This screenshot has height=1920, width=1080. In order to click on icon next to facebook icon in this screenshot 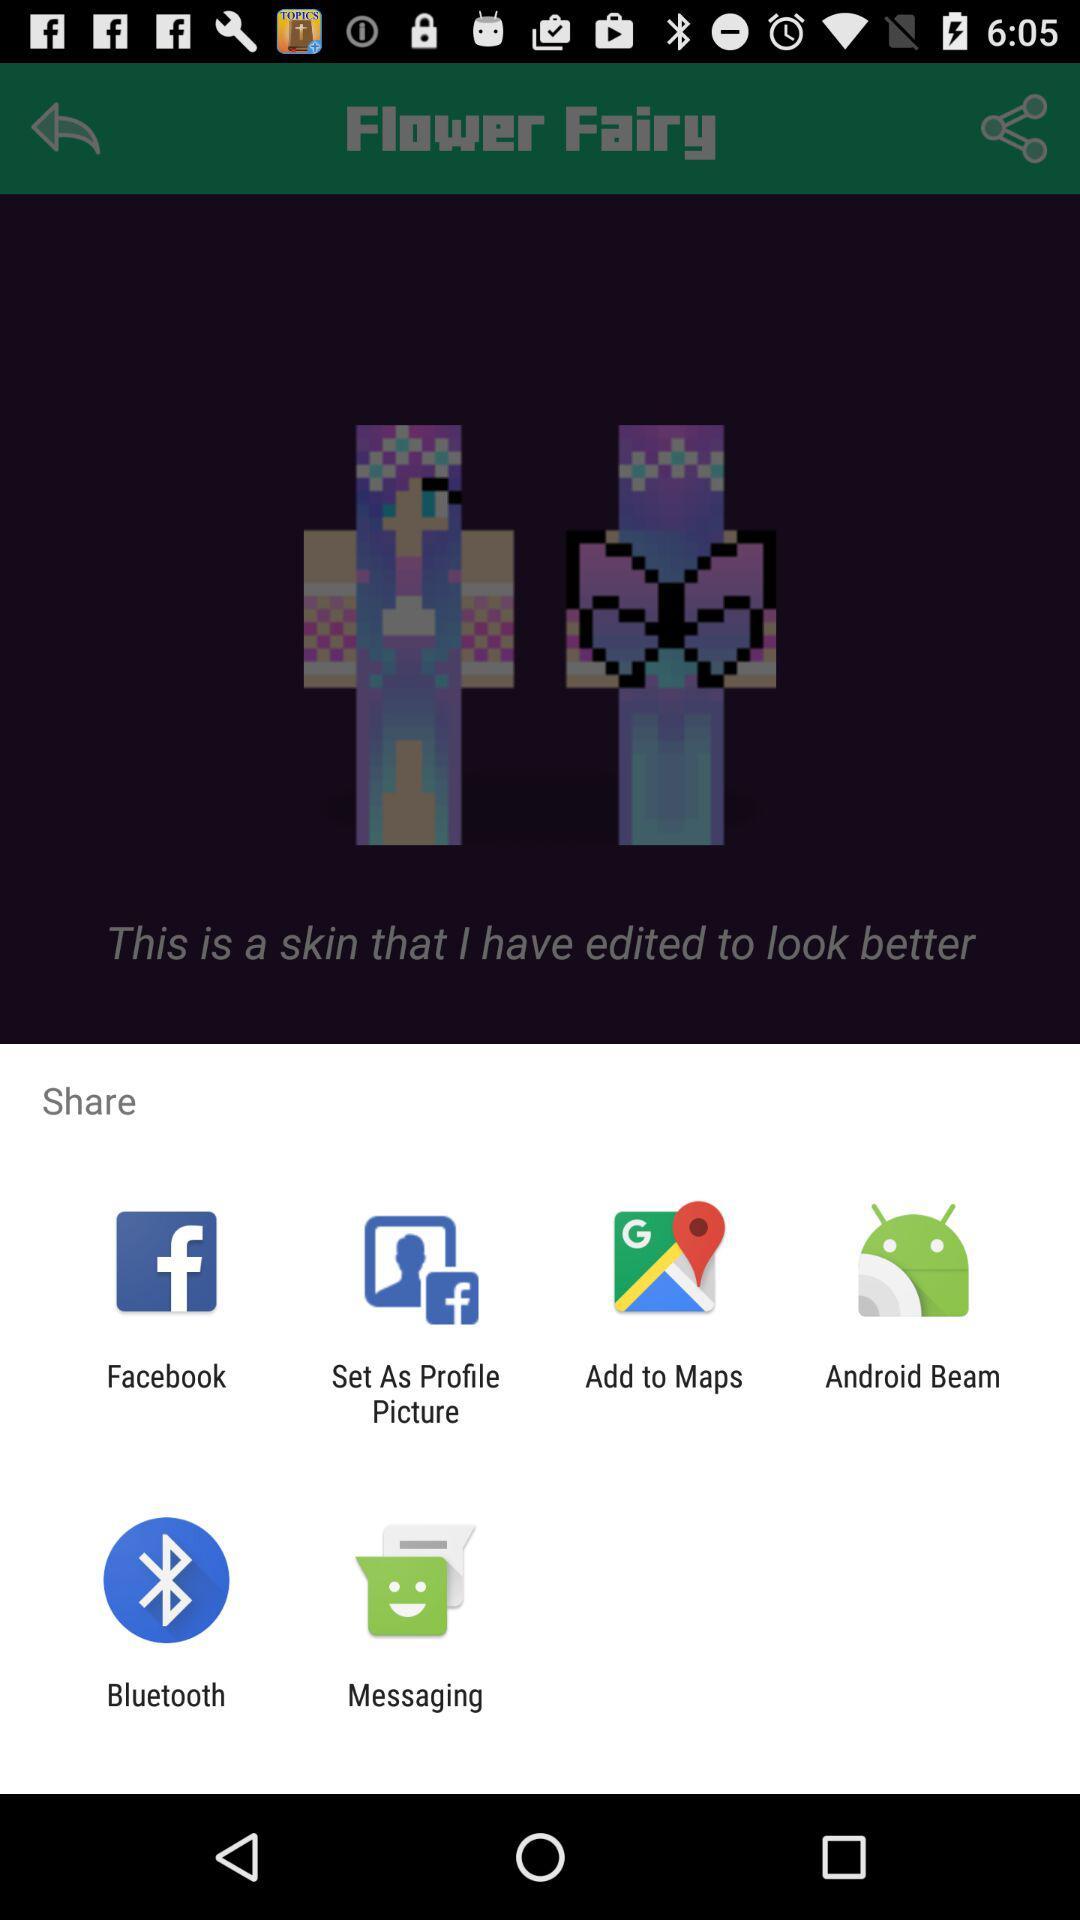, I will do `click(414, 1392)`.